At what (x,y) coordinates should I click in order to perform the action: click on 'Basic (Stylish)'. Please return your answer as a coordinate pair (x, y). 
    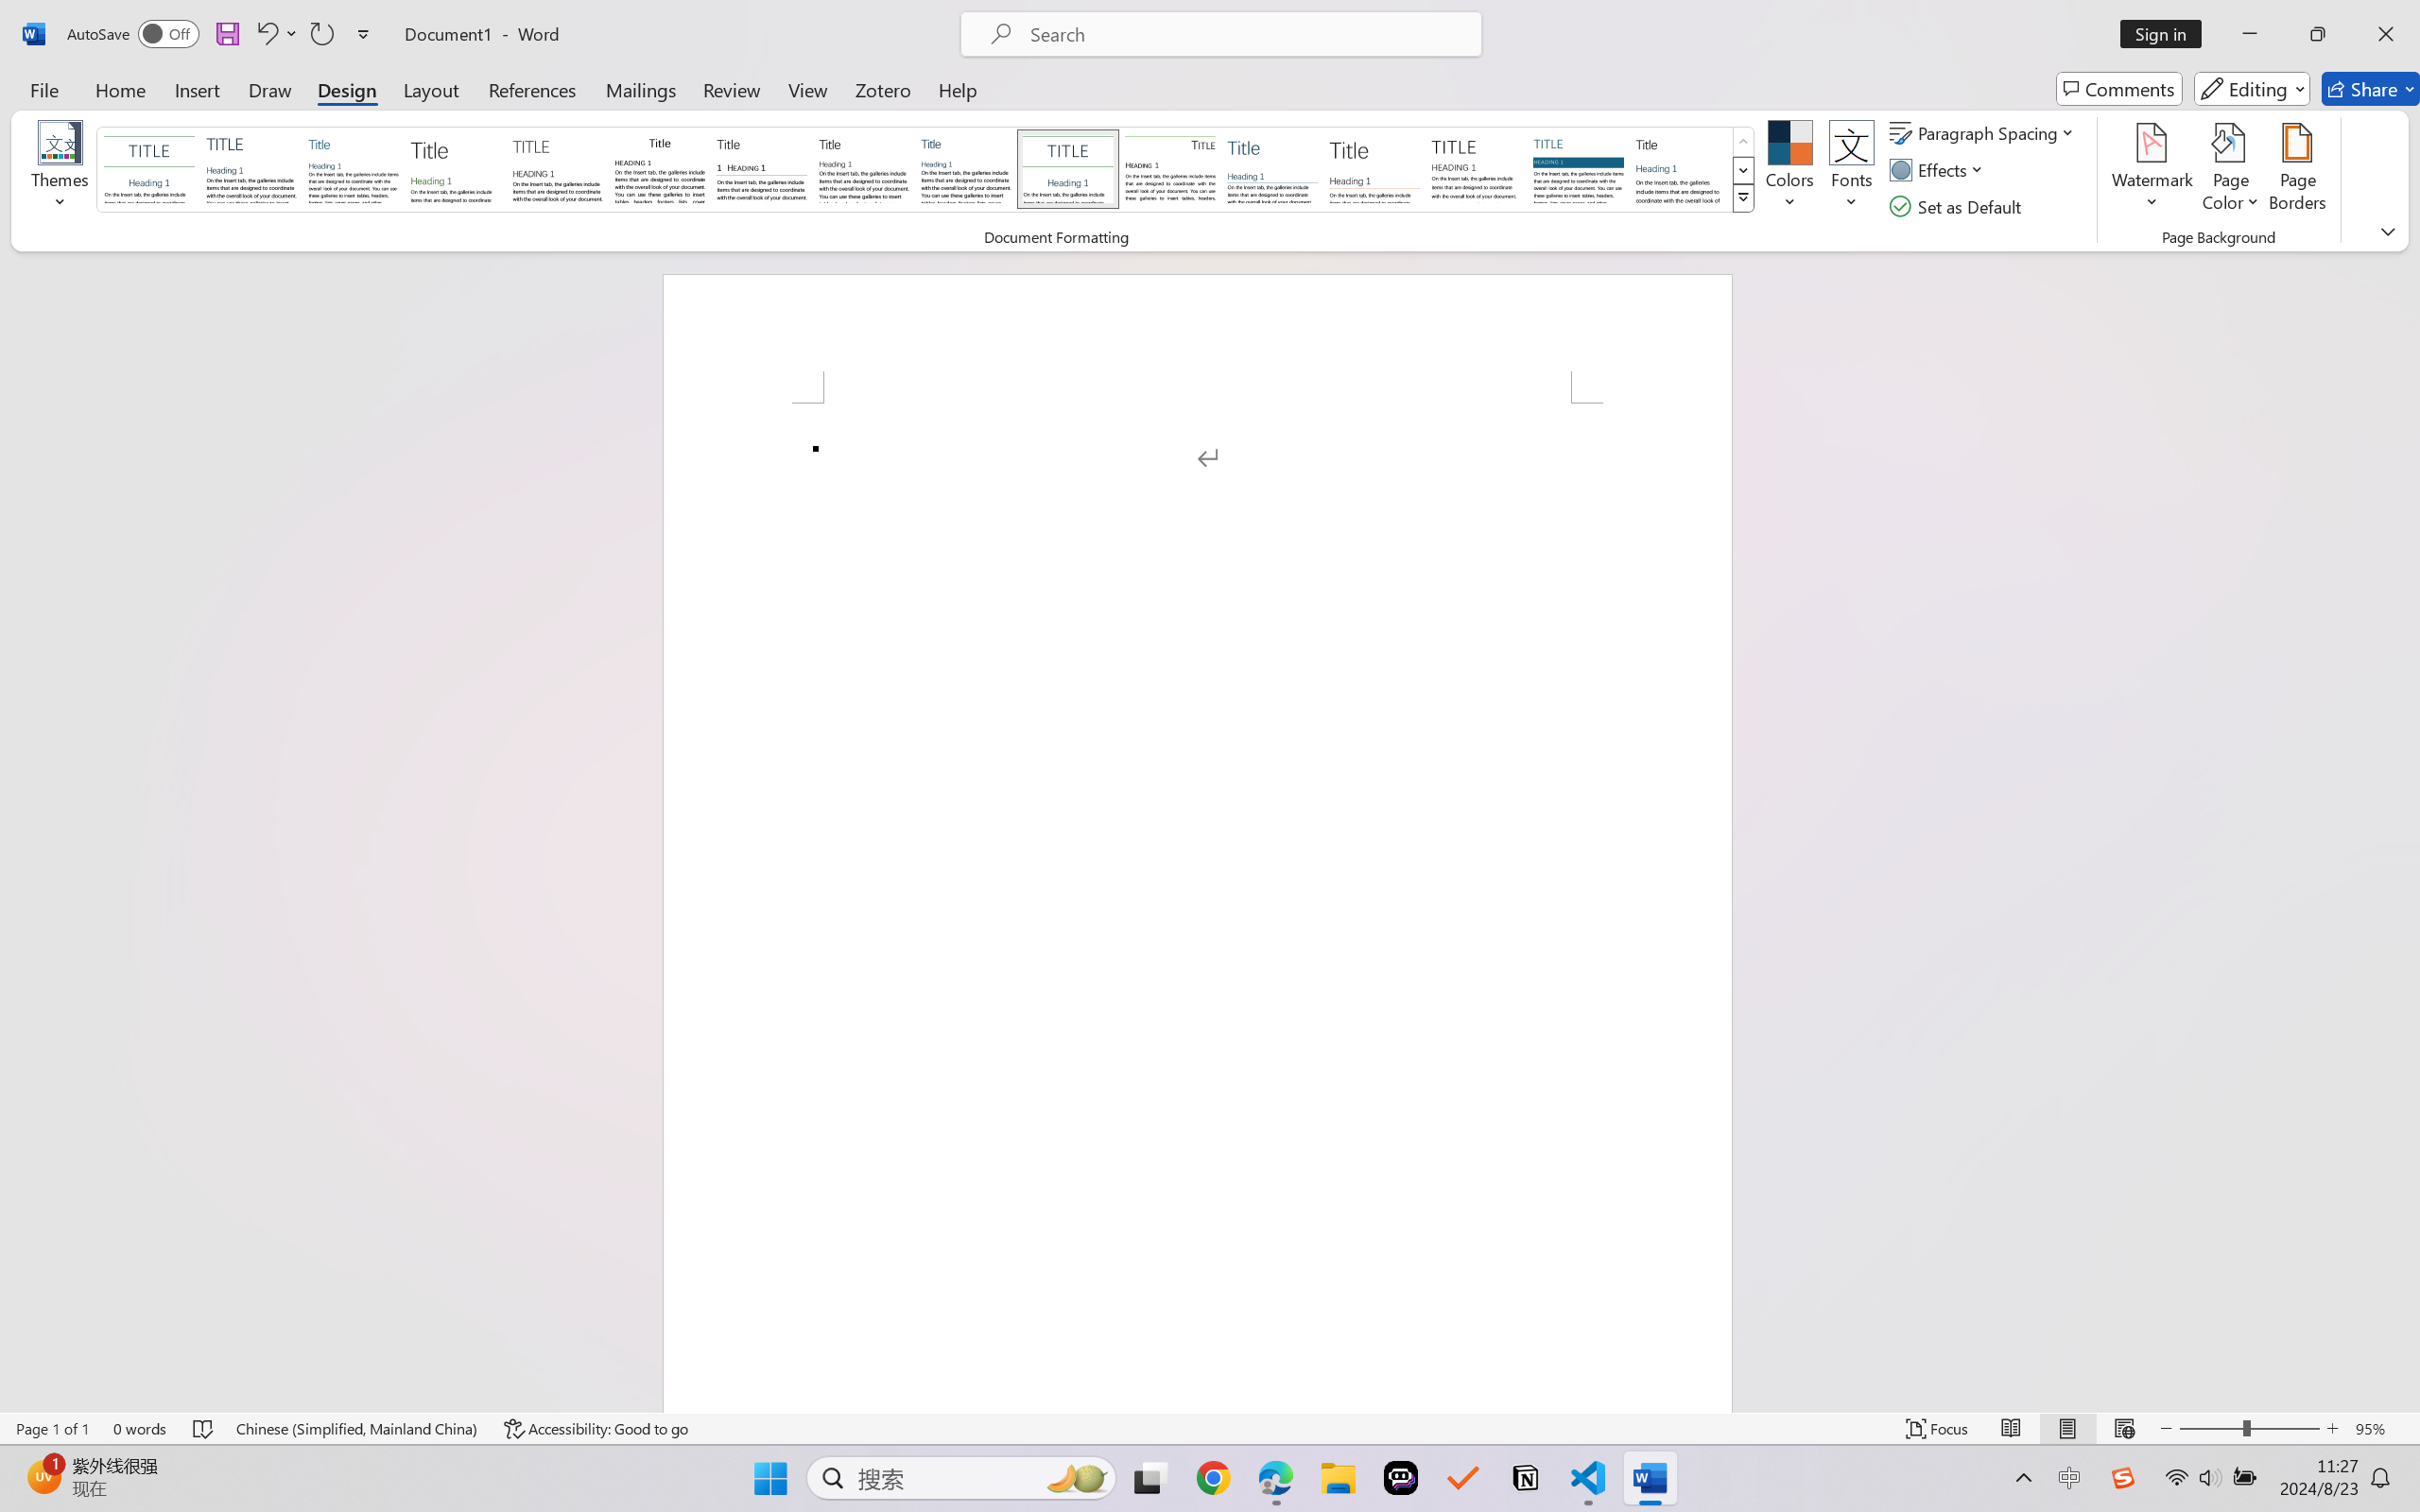
    Looking at the image, I should click on (454, 168).